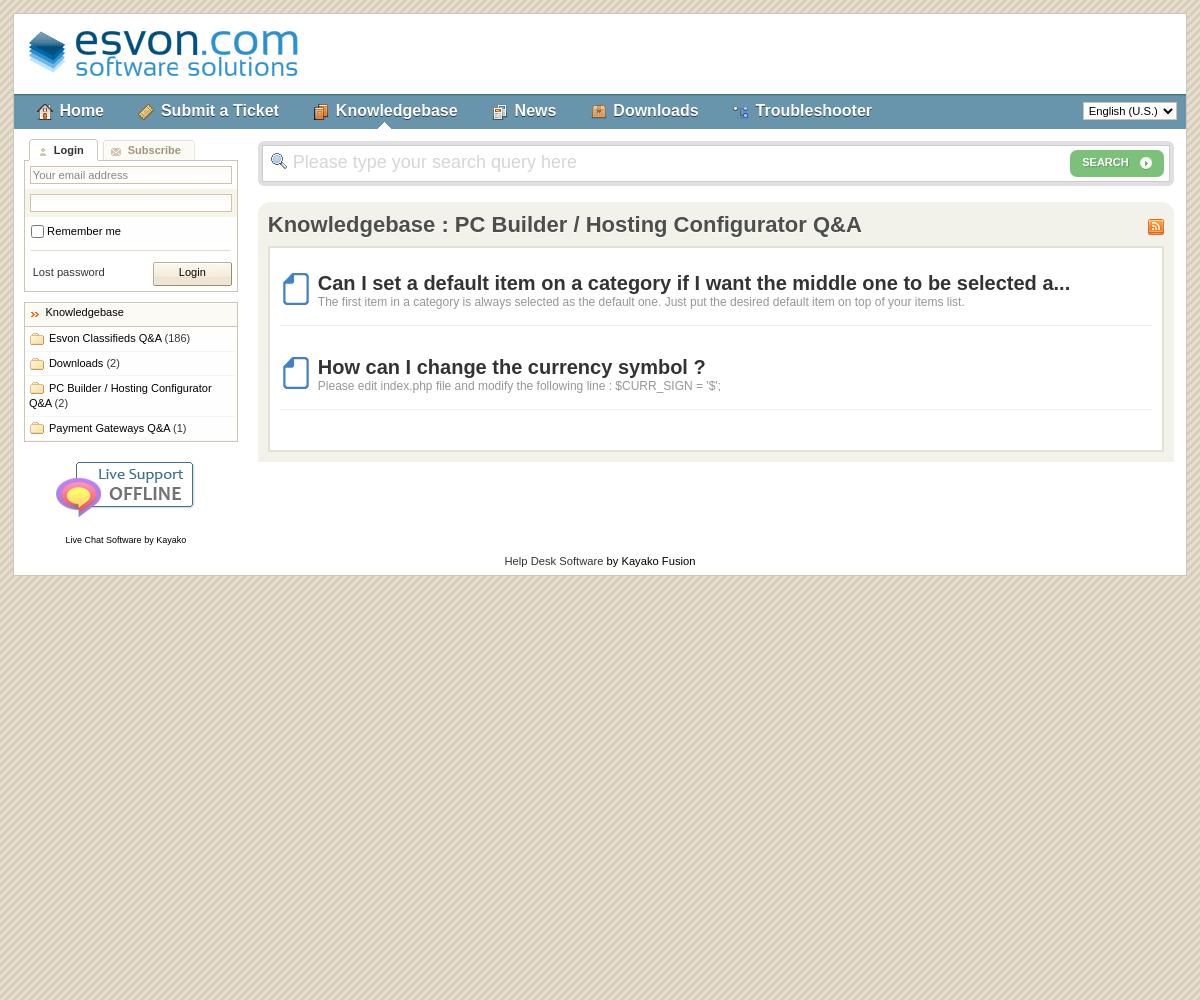 The image size is (1200, 1000). Describe the element at coordinates (68, 150) in the screenshot. I see `'Login'` at that location.